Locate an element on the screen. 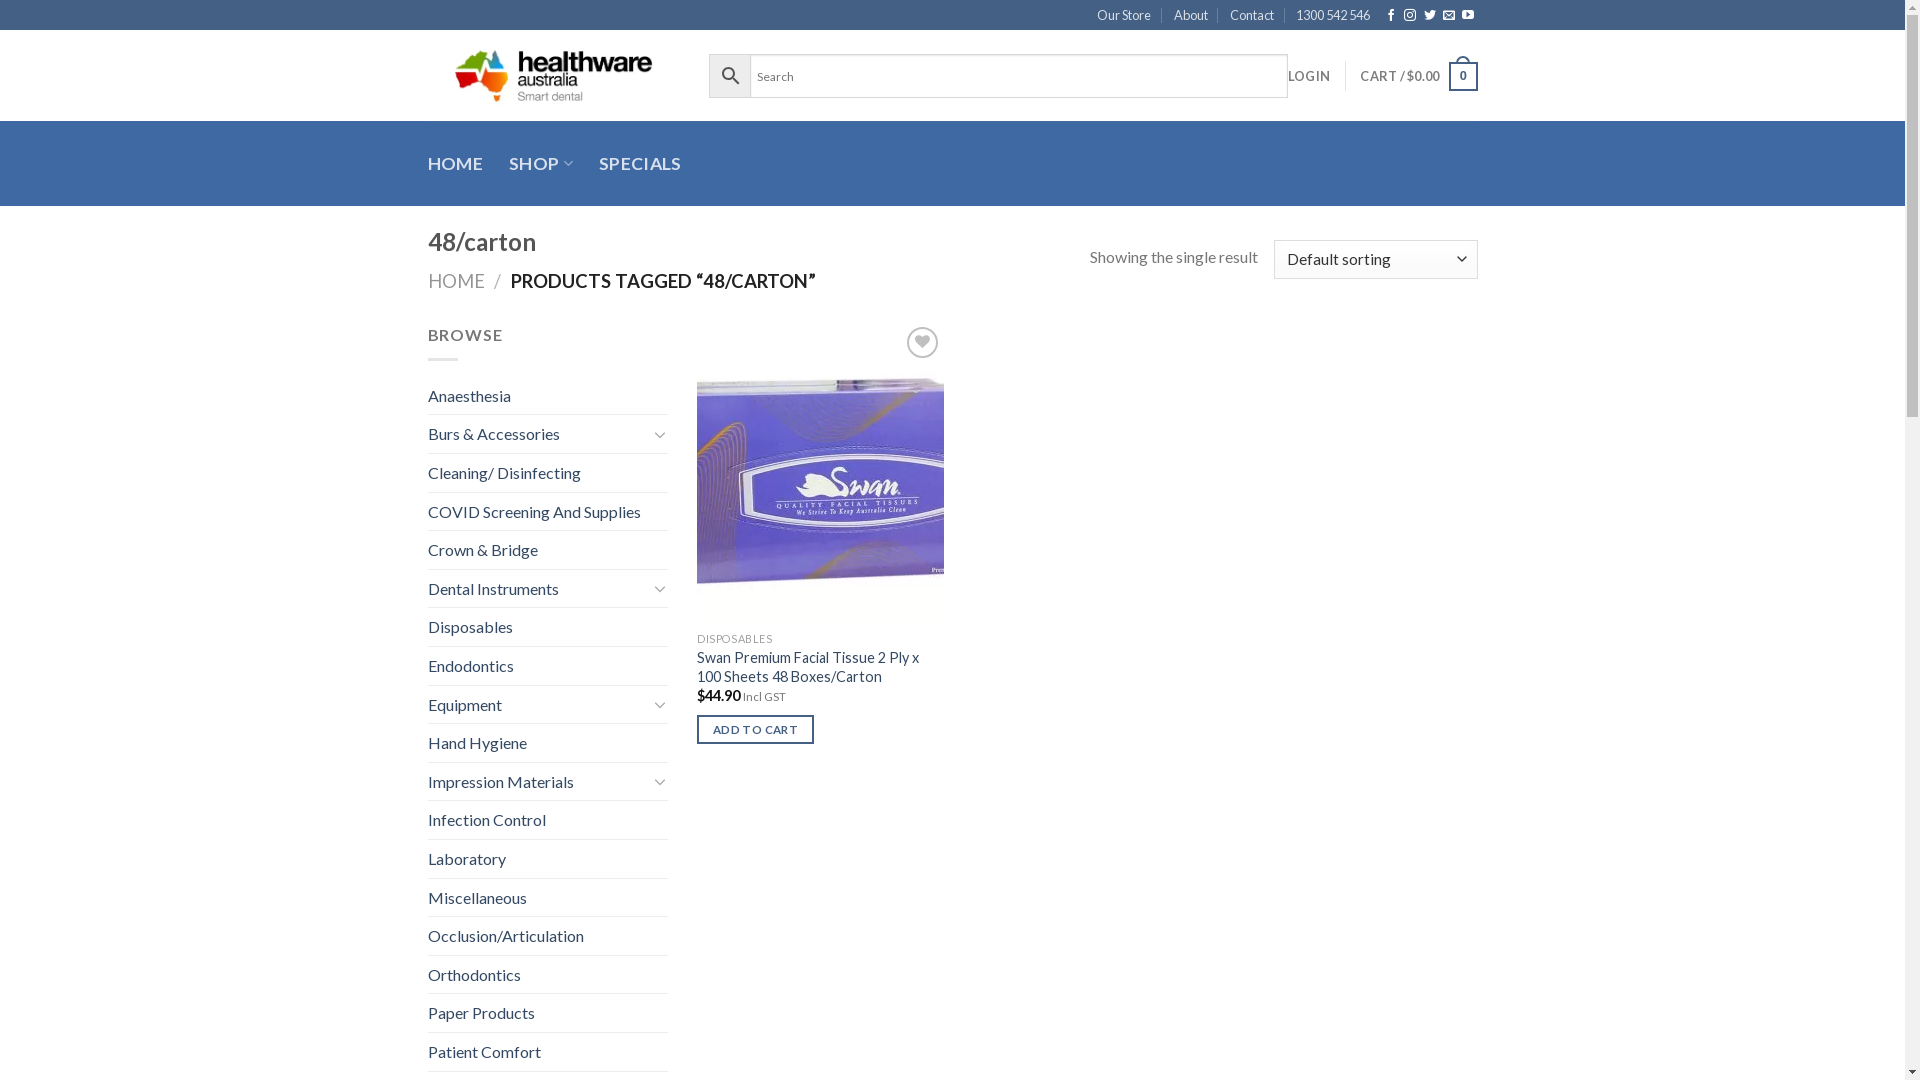 This screenshot has width=1920, height=1080. 'Follow on Instagram' is located at coordinates (1409, 15).